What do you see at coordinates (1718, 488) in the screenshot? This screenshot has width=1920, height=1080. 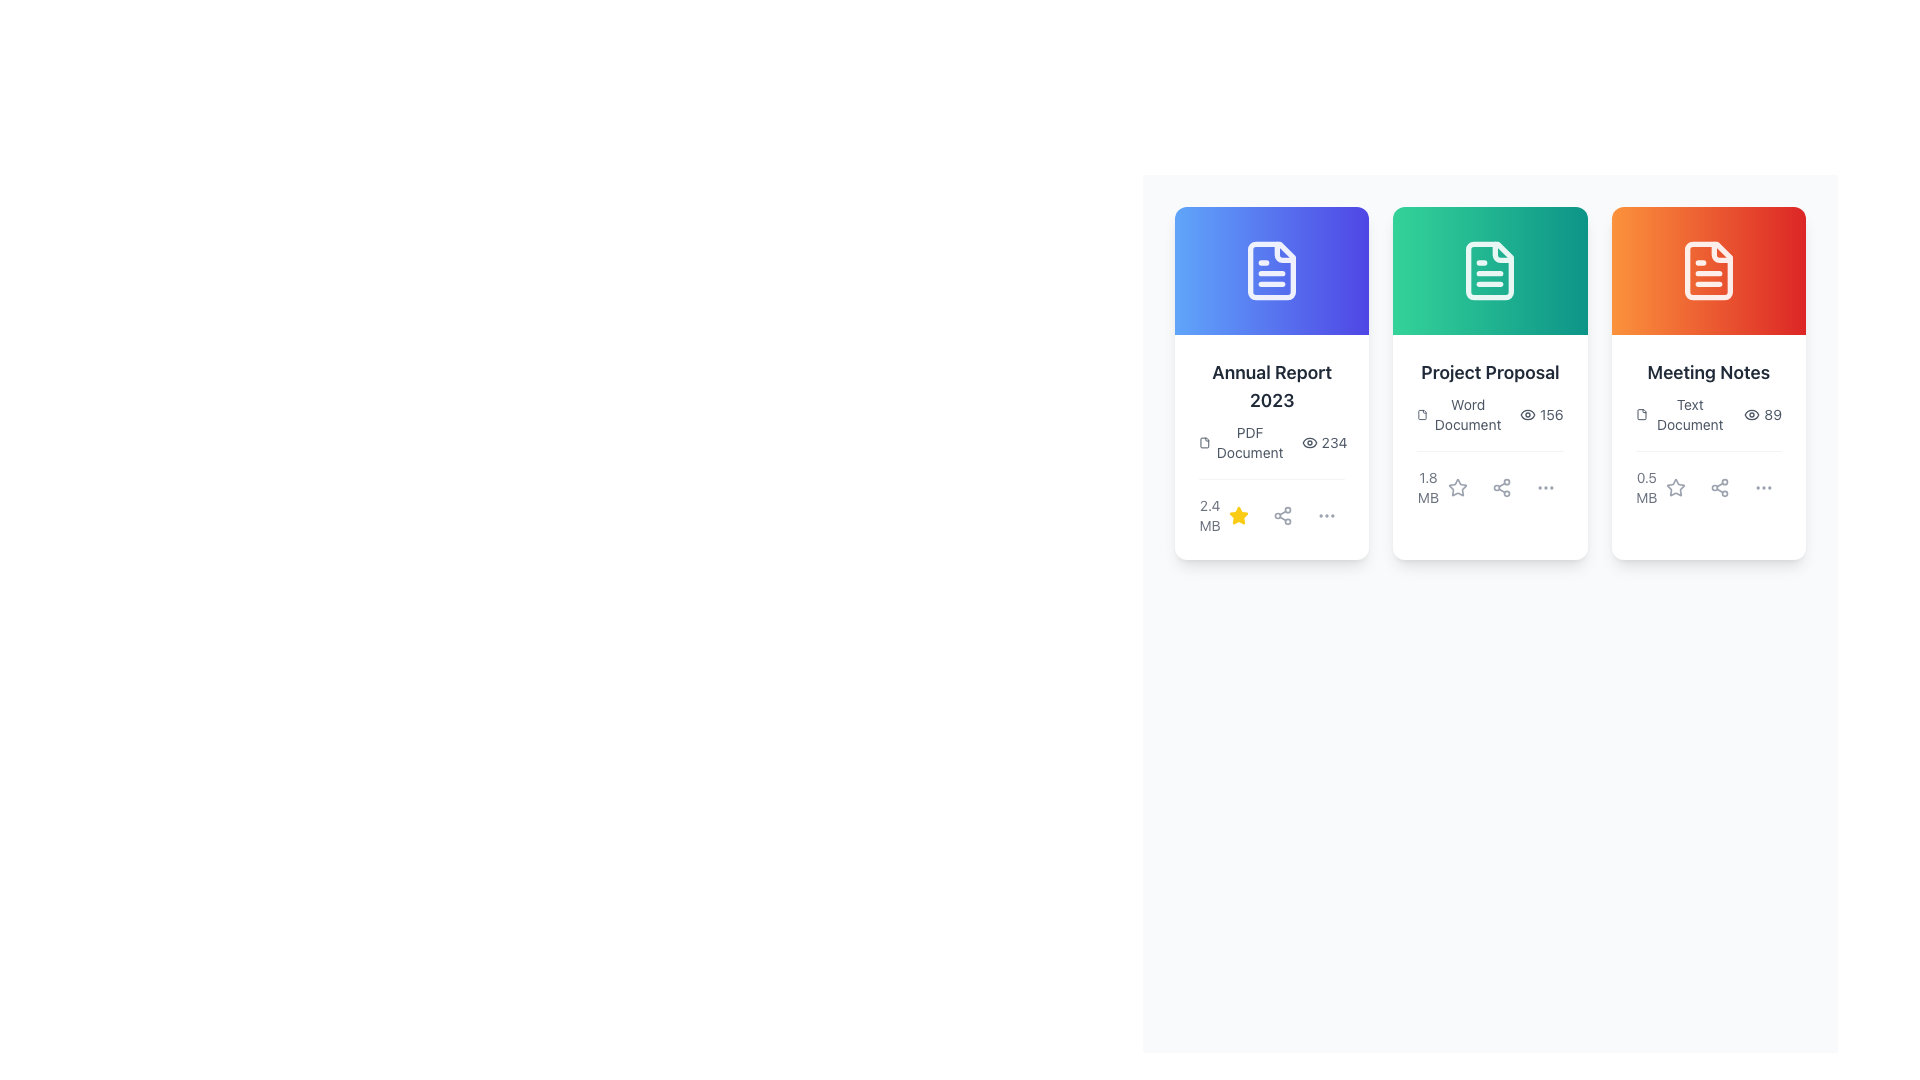 I see `the share icon button located` at bounding box center [1718, 488].